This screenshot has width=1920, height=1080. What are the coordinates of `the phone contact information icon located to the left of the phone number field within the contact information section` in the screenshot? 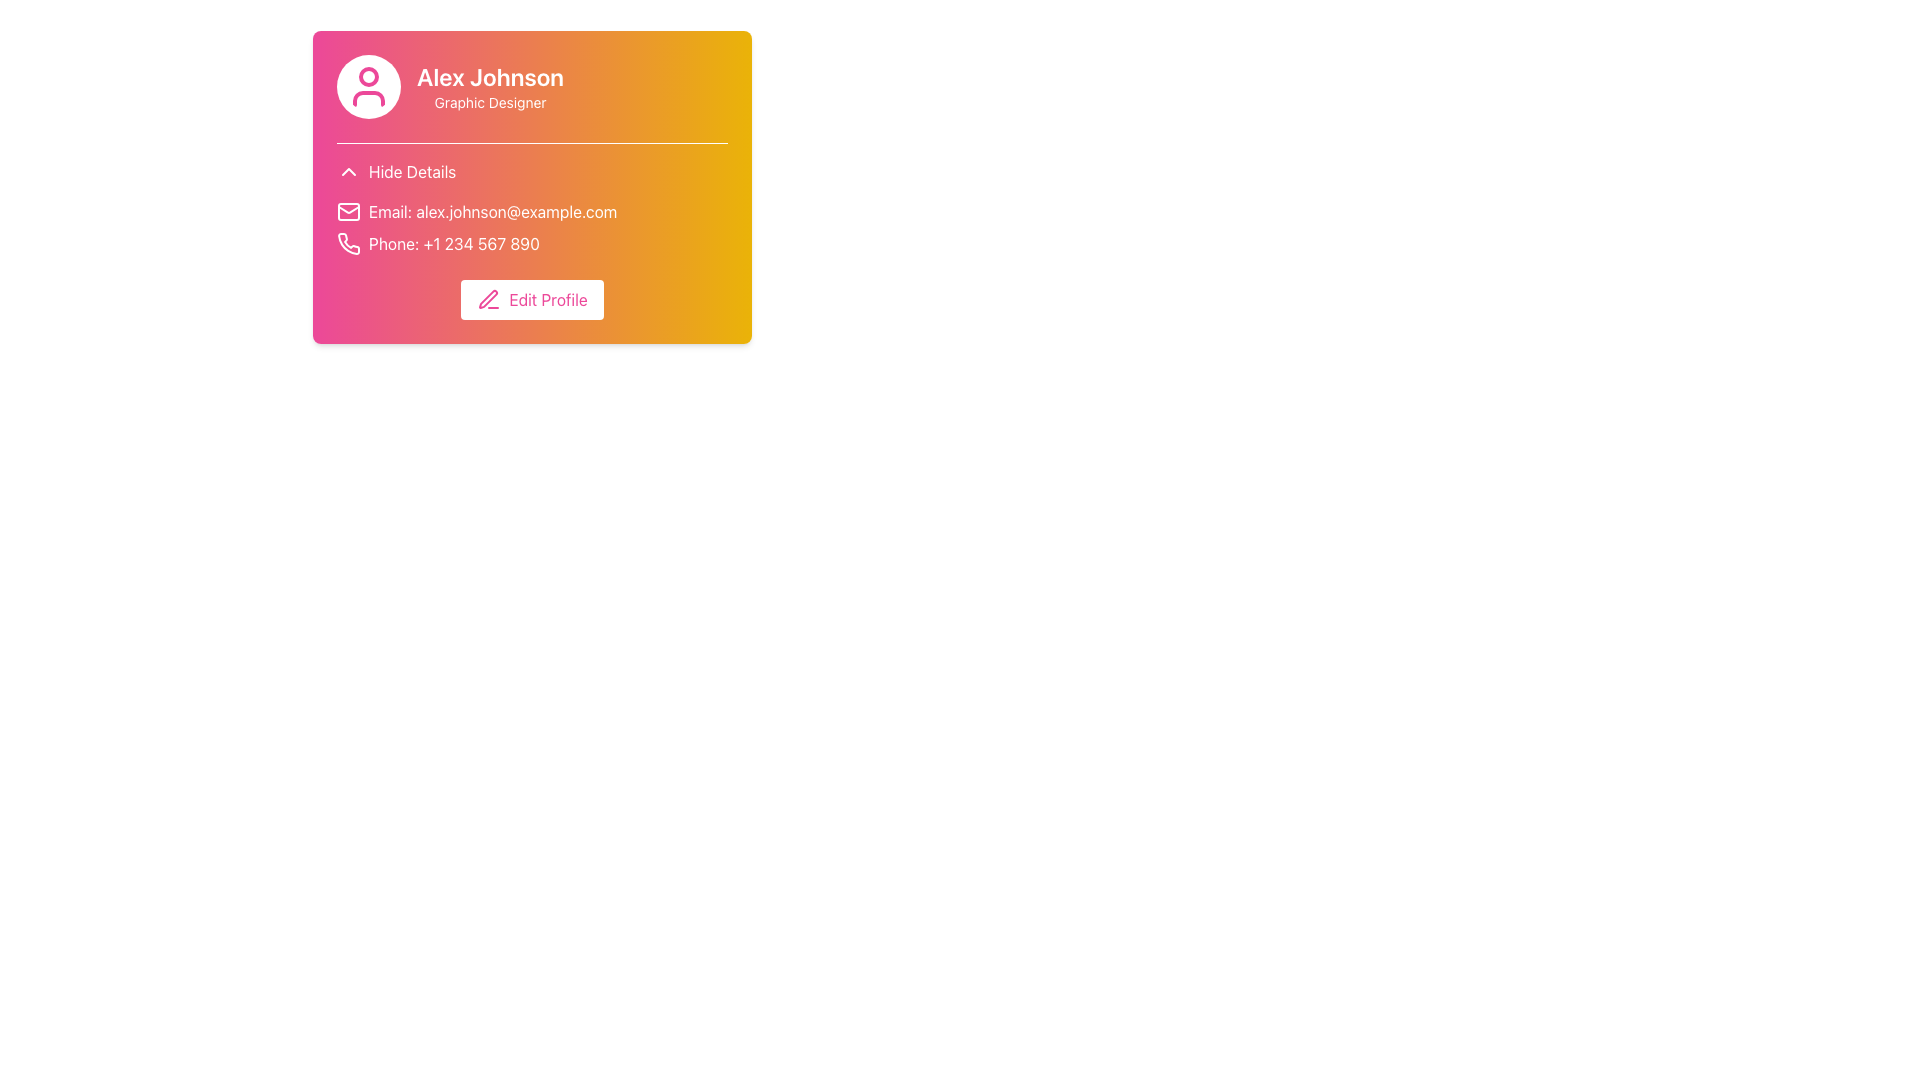 It's located at (349, 242).